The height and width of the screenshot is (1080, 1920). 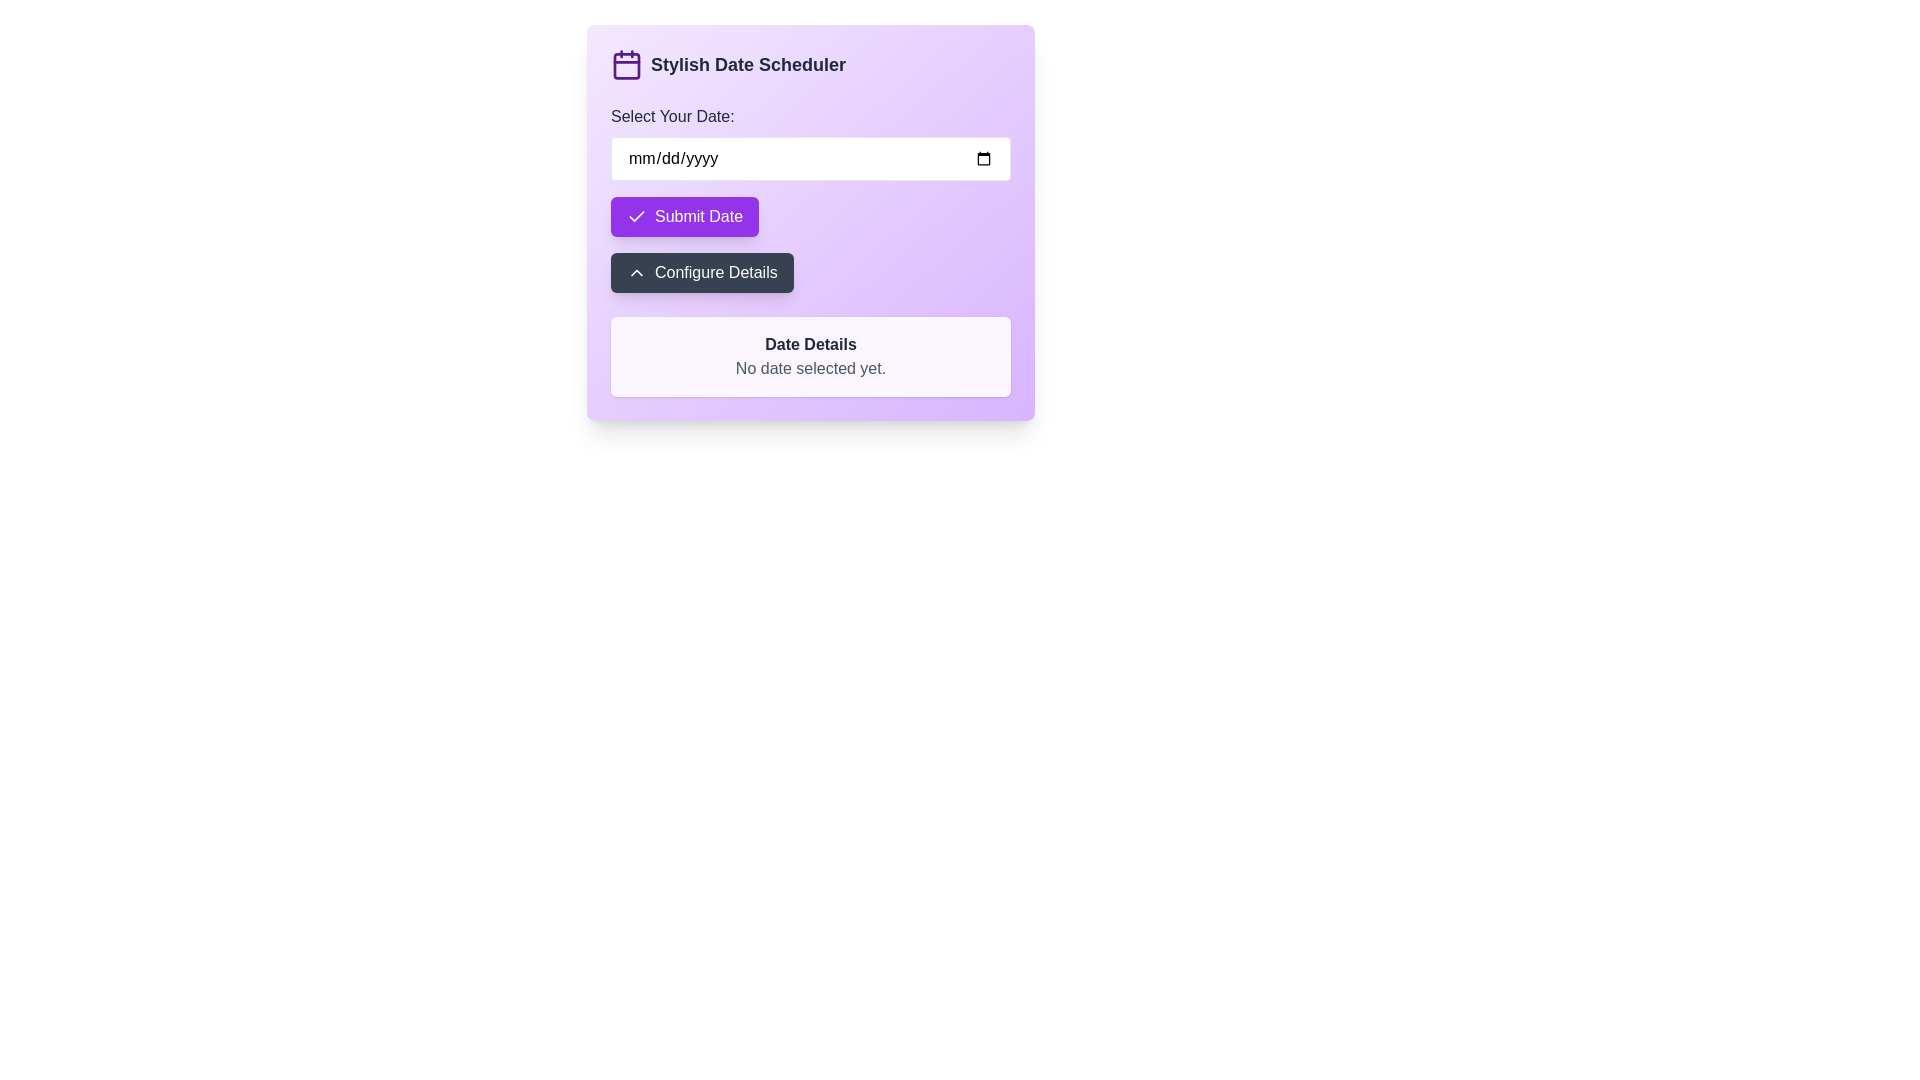 I want to click on the button located below the 'Submit Date' button that navigates to the configuration interface for managing scheduler details, so click(x=701, y=273).